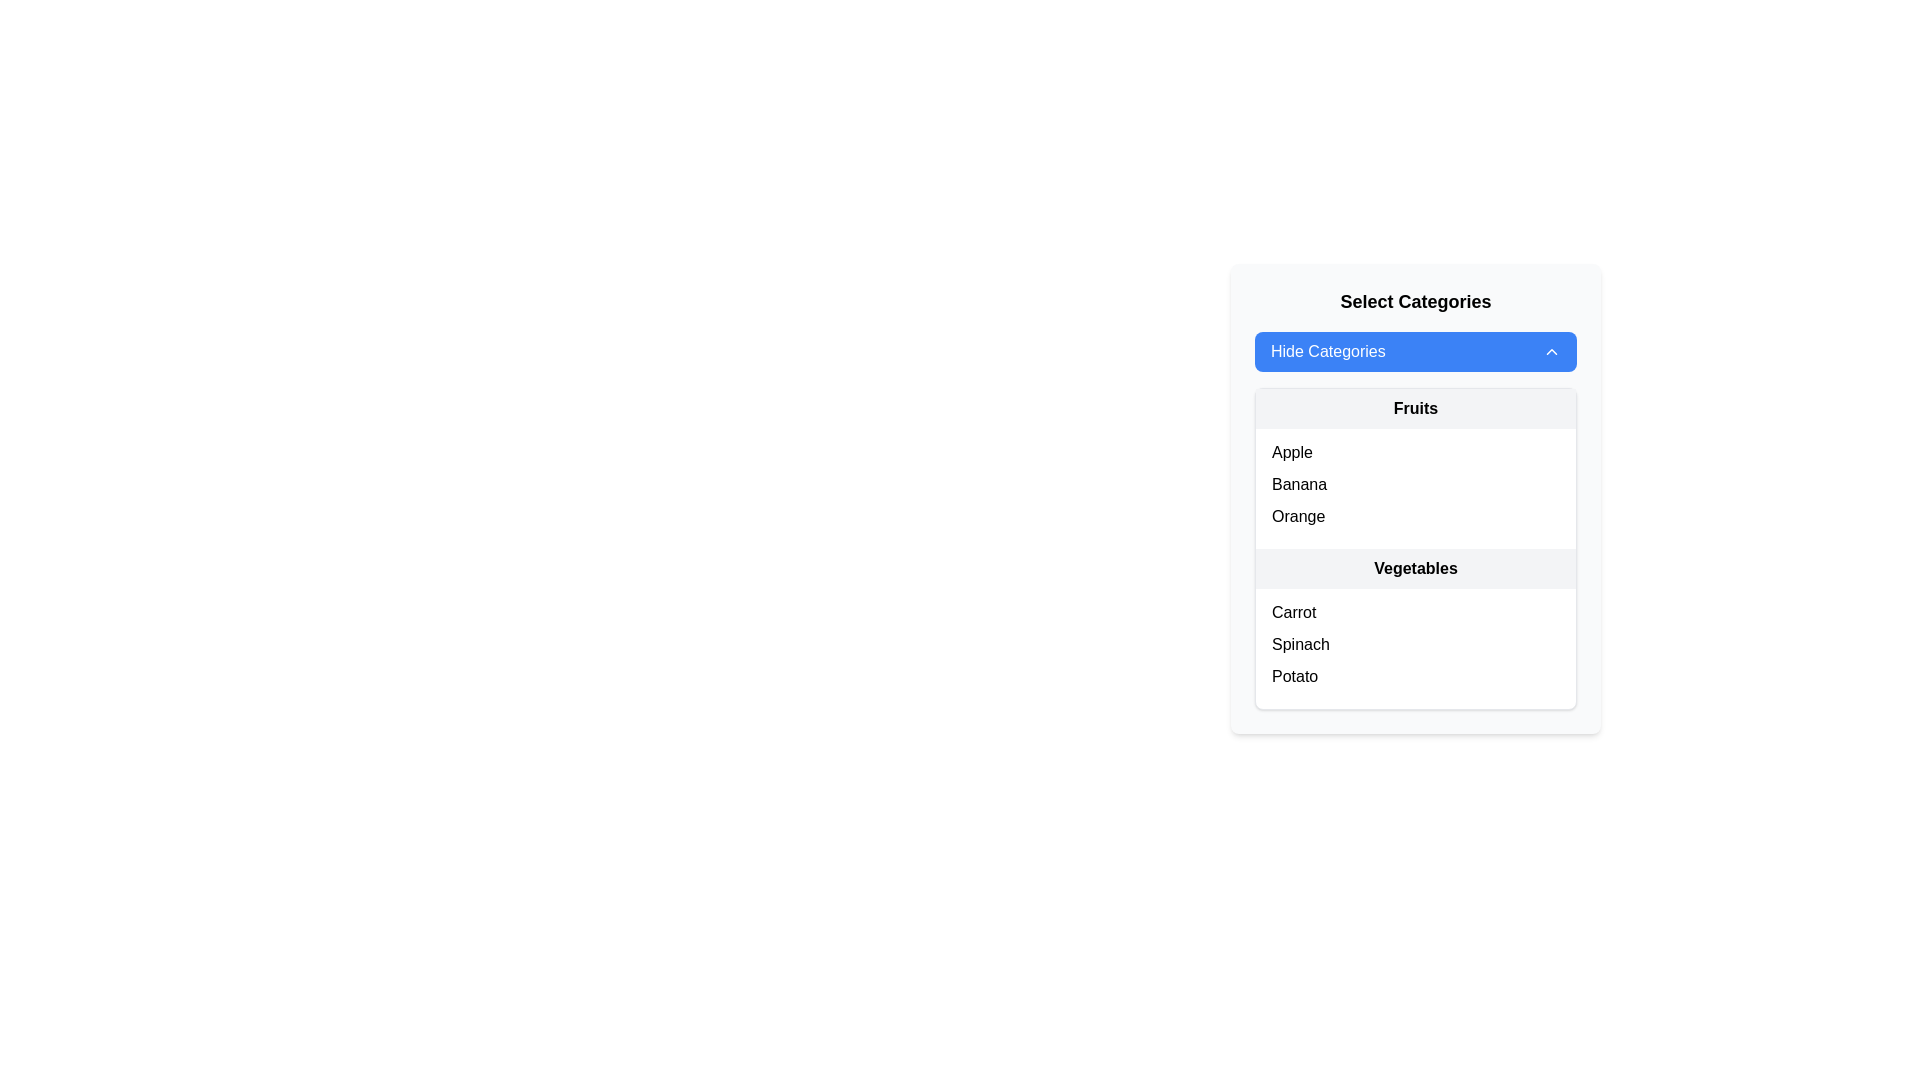 Image resolution: width=1920 pixels, height=1080 pixels. Describe the element at coordinates (1550, 350) in the screenshot. I see `the small chevron-up icon with a thin outline that is part of the 'Hide Categories' button` at that location.